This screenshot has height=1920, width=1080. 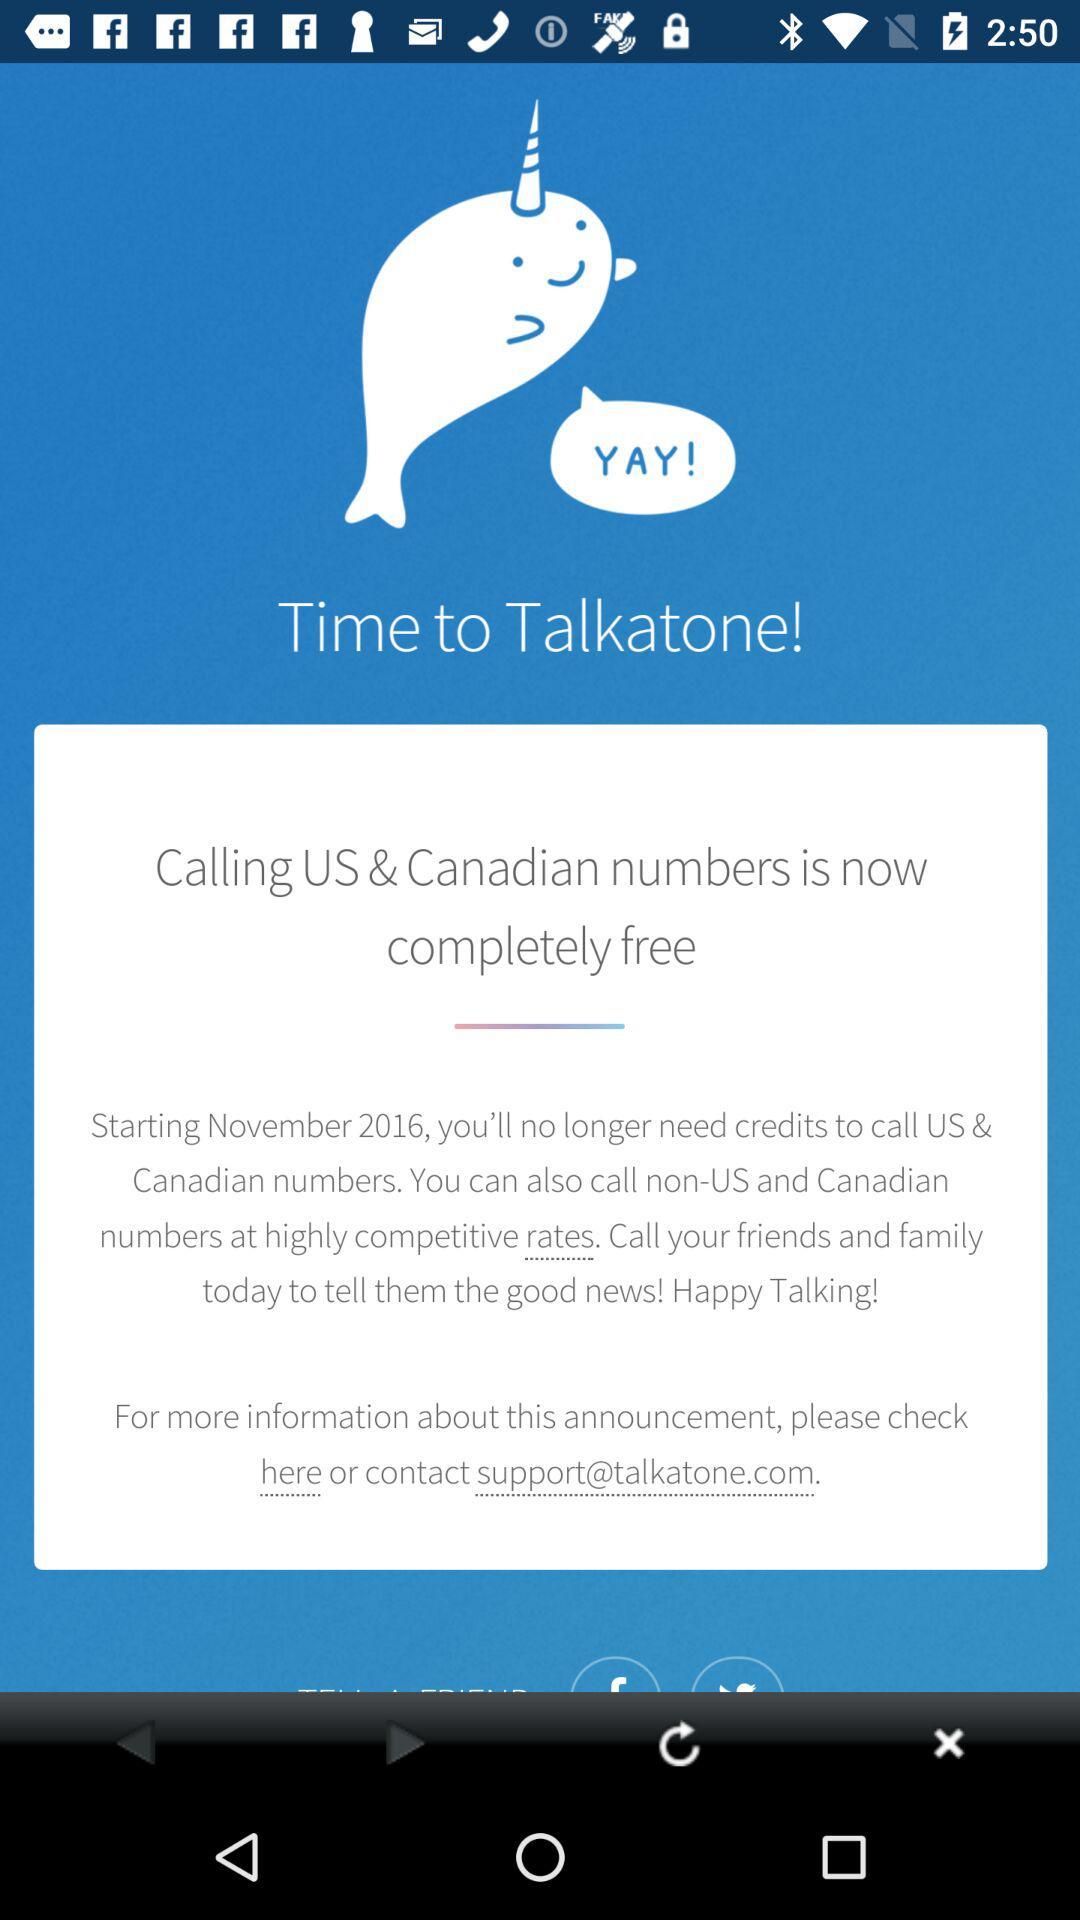 I want to click on refresh page, so click(x=678, y=1741).